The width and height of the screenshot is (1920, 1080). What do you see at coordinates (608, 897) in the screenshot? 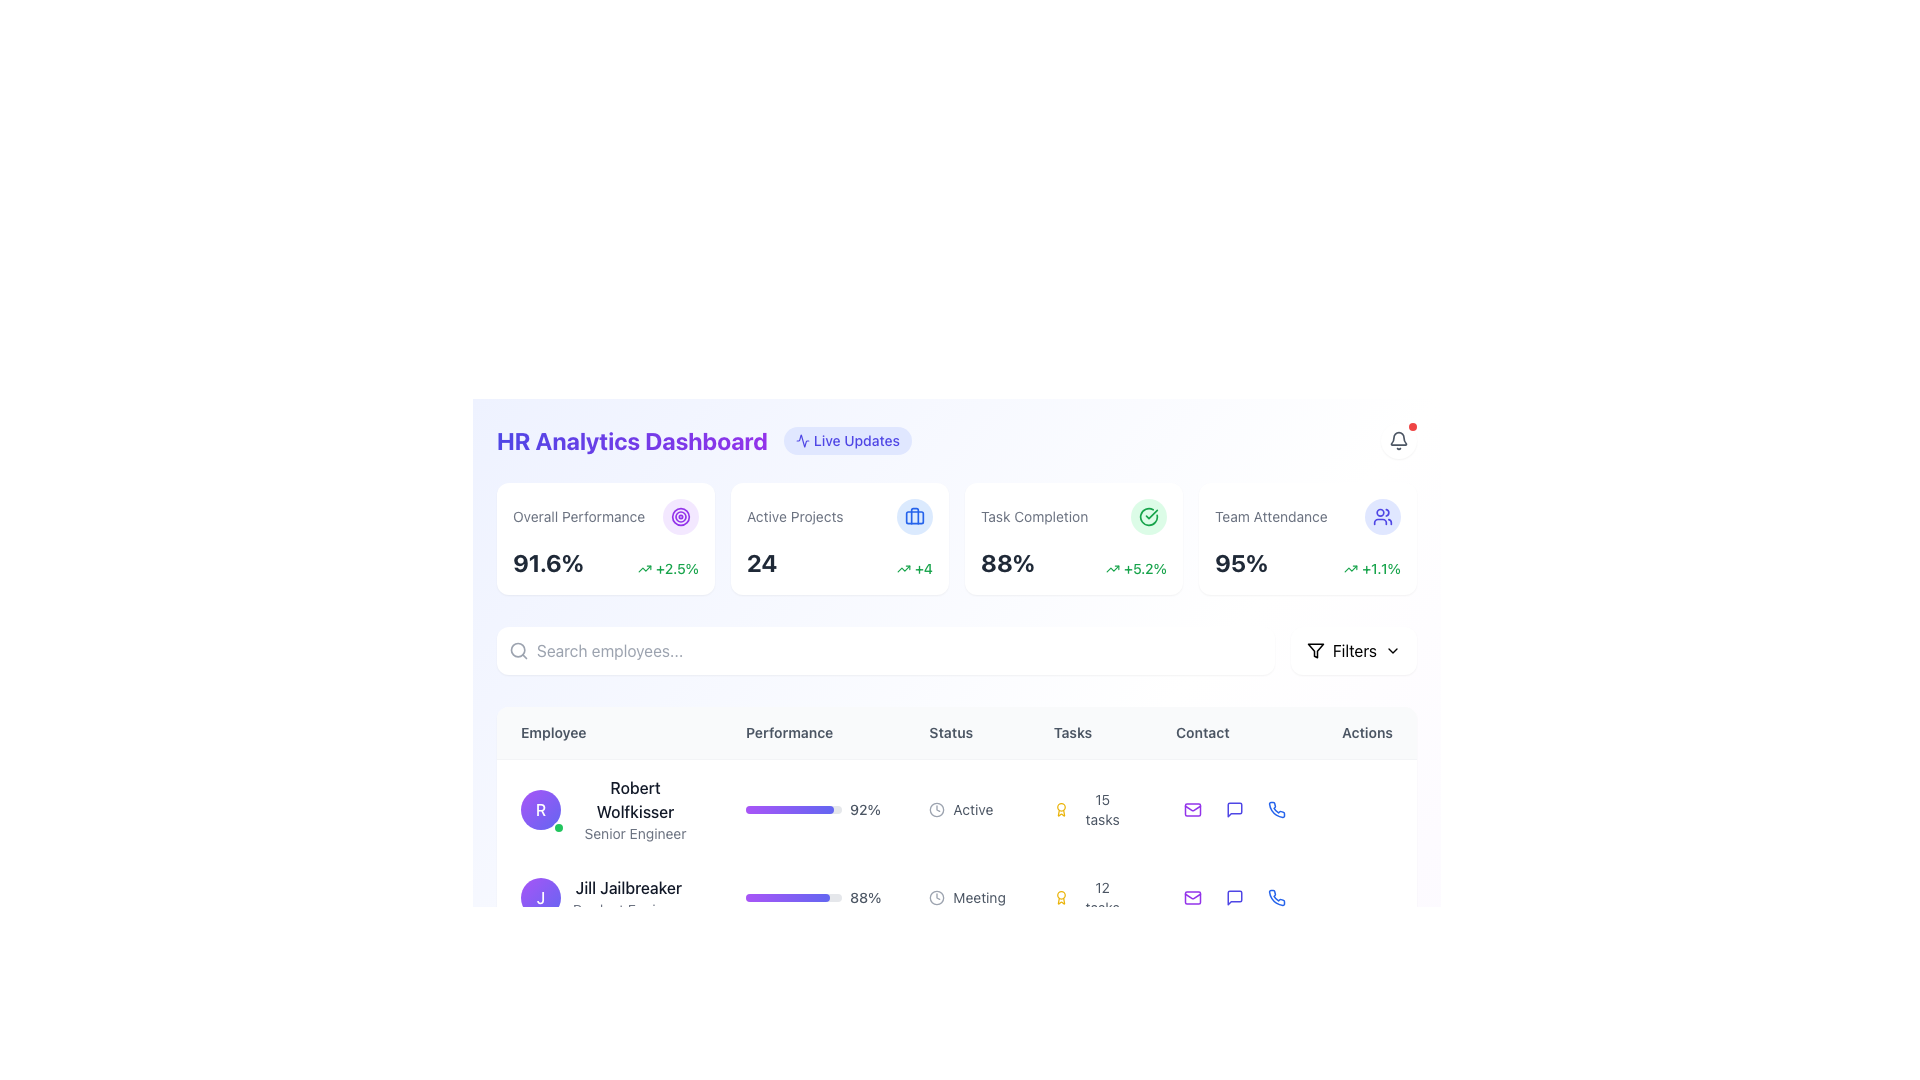
I see `the Profile item in the second row of the employee table` at bounding box center [608, 897].